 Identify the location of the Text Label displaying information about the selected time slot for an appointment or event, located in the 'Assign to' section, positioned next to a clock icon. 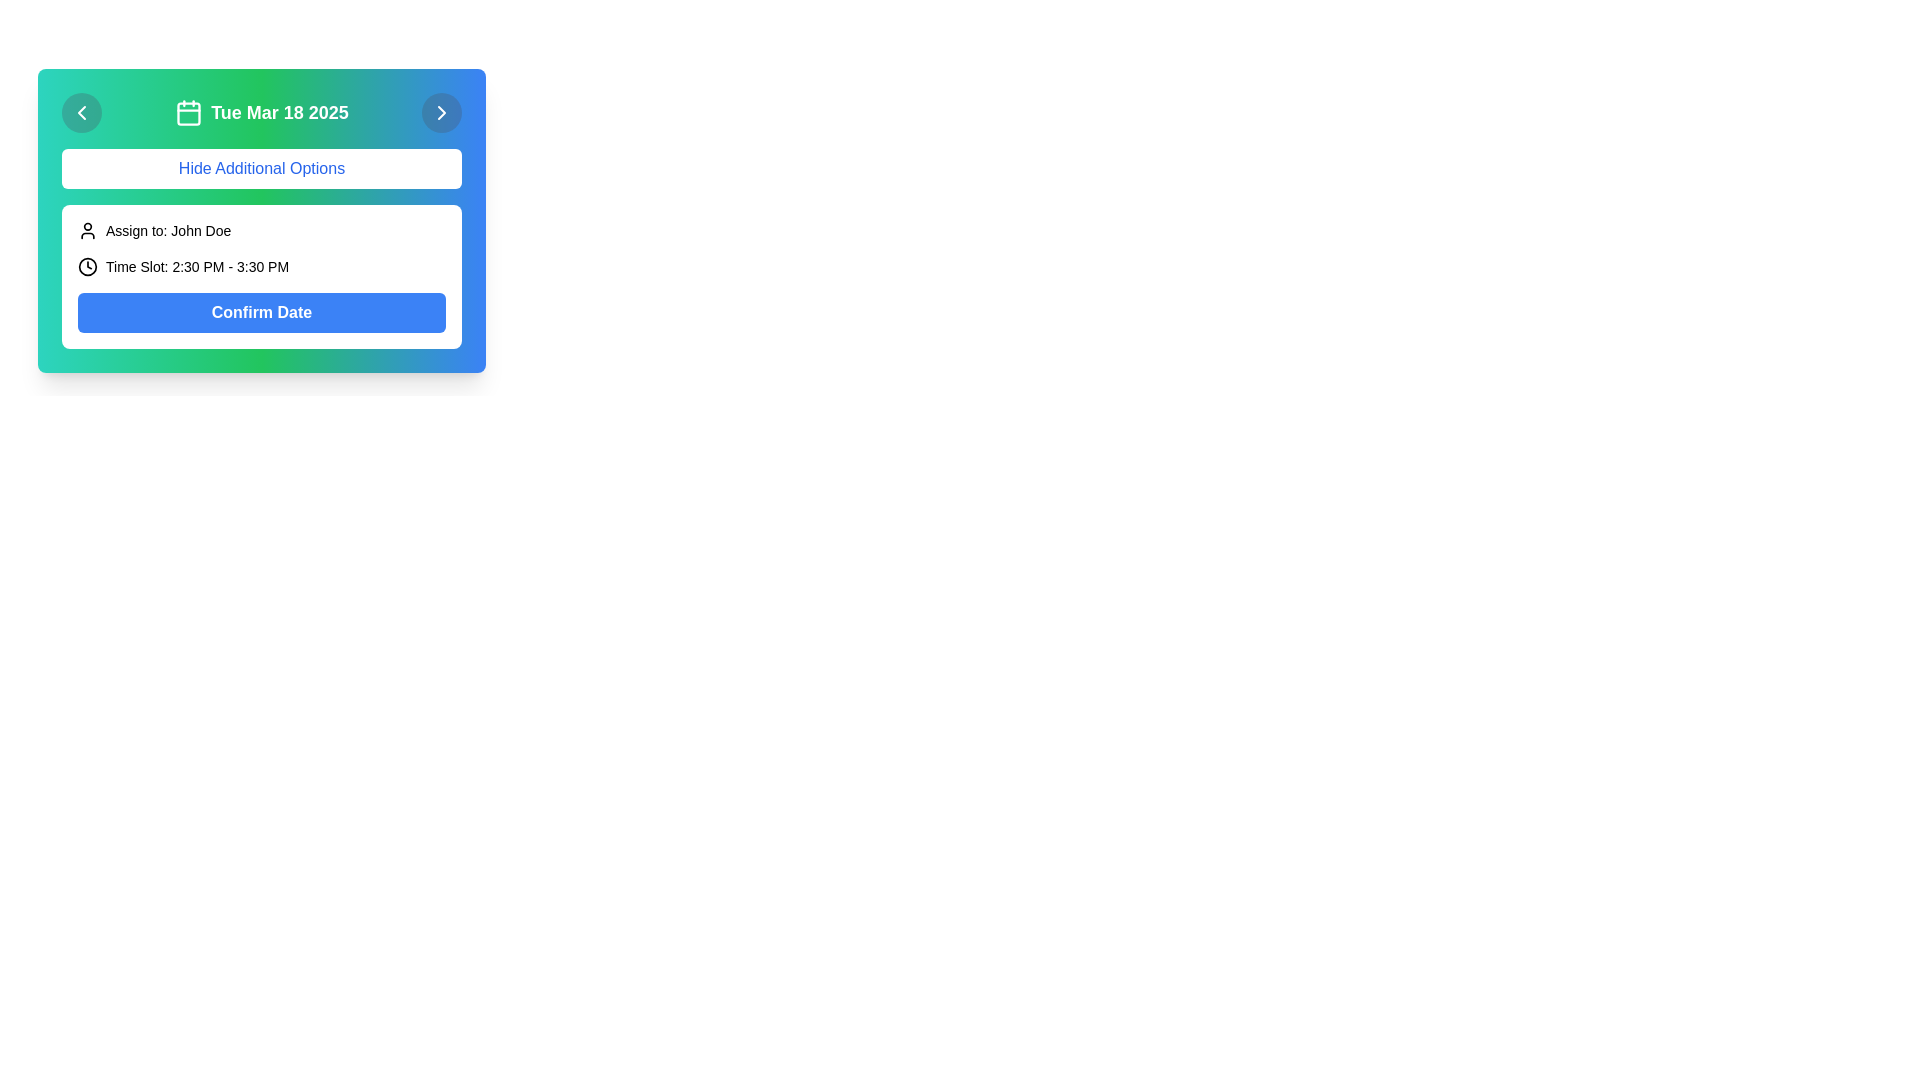
(197, 265).